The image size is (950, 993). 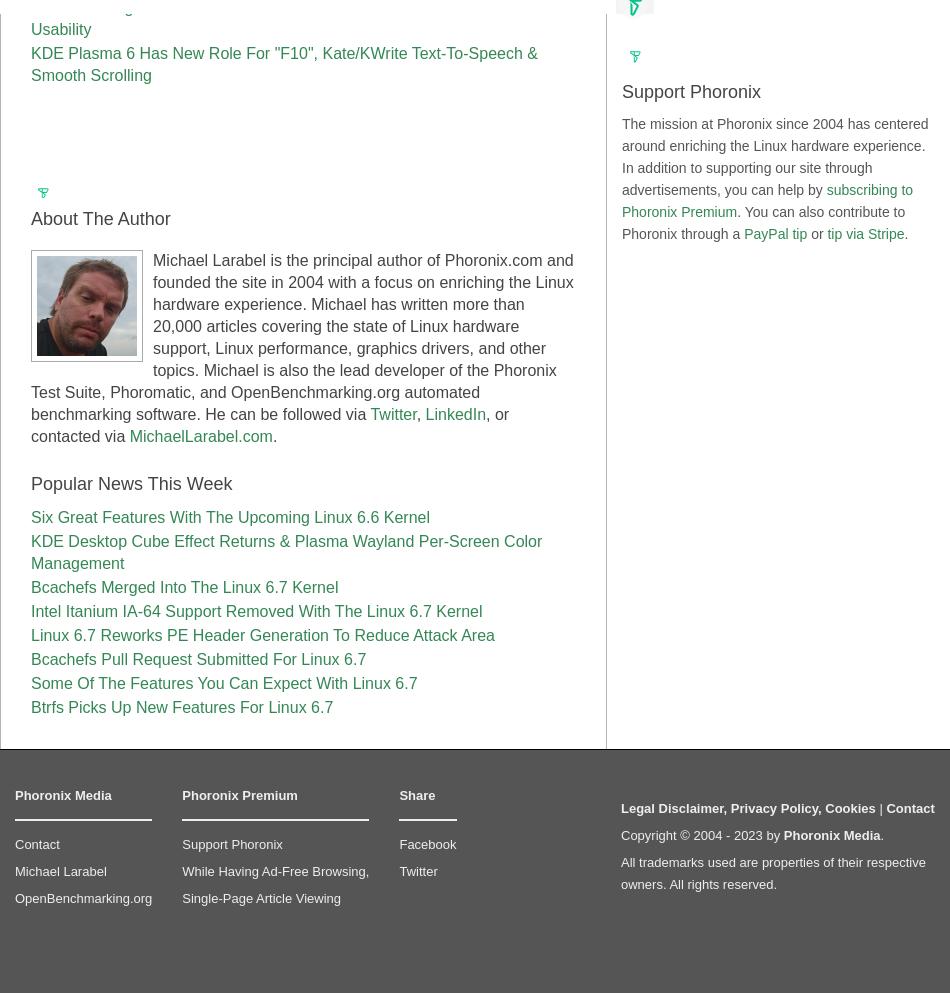 I want to click on 'Bcachefs Merged Into The Linux 6.7 Kernel', so click(x=30, y=587).